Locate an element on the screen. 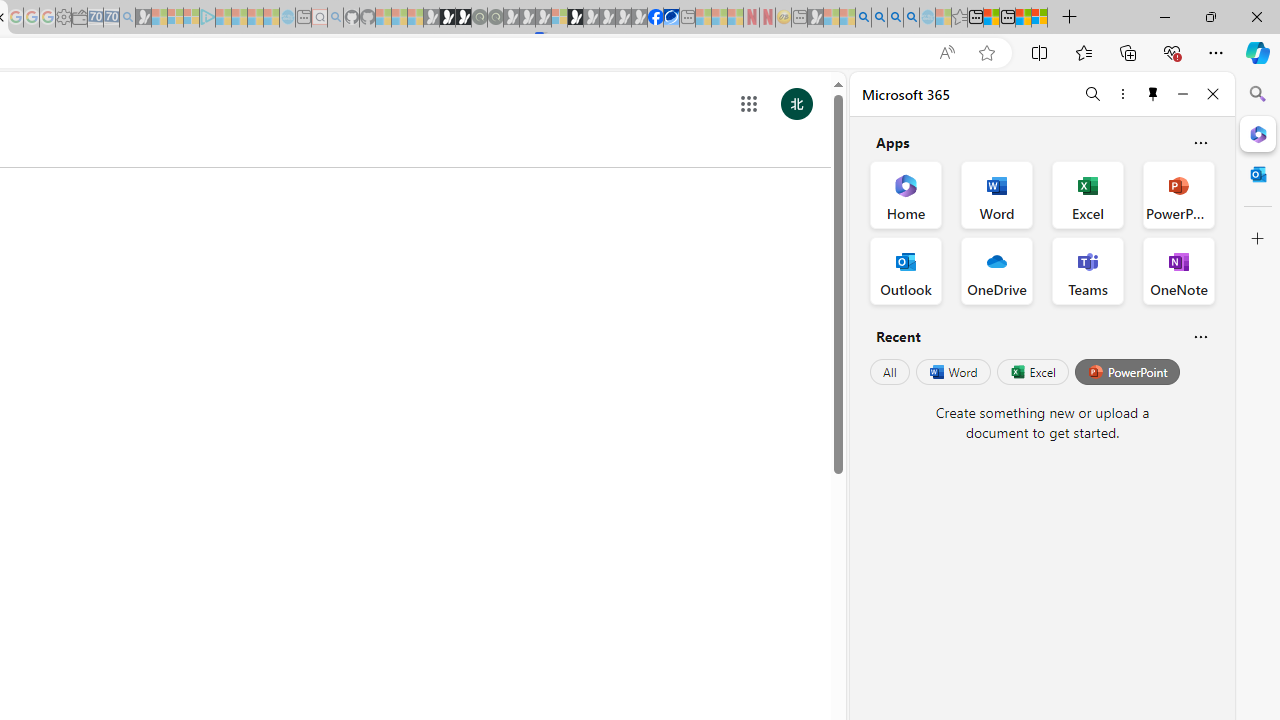 Image resolution: width=1280 pixels, height=720 pixels. 'PowerPoint' is located at coordinates (1127, 372).